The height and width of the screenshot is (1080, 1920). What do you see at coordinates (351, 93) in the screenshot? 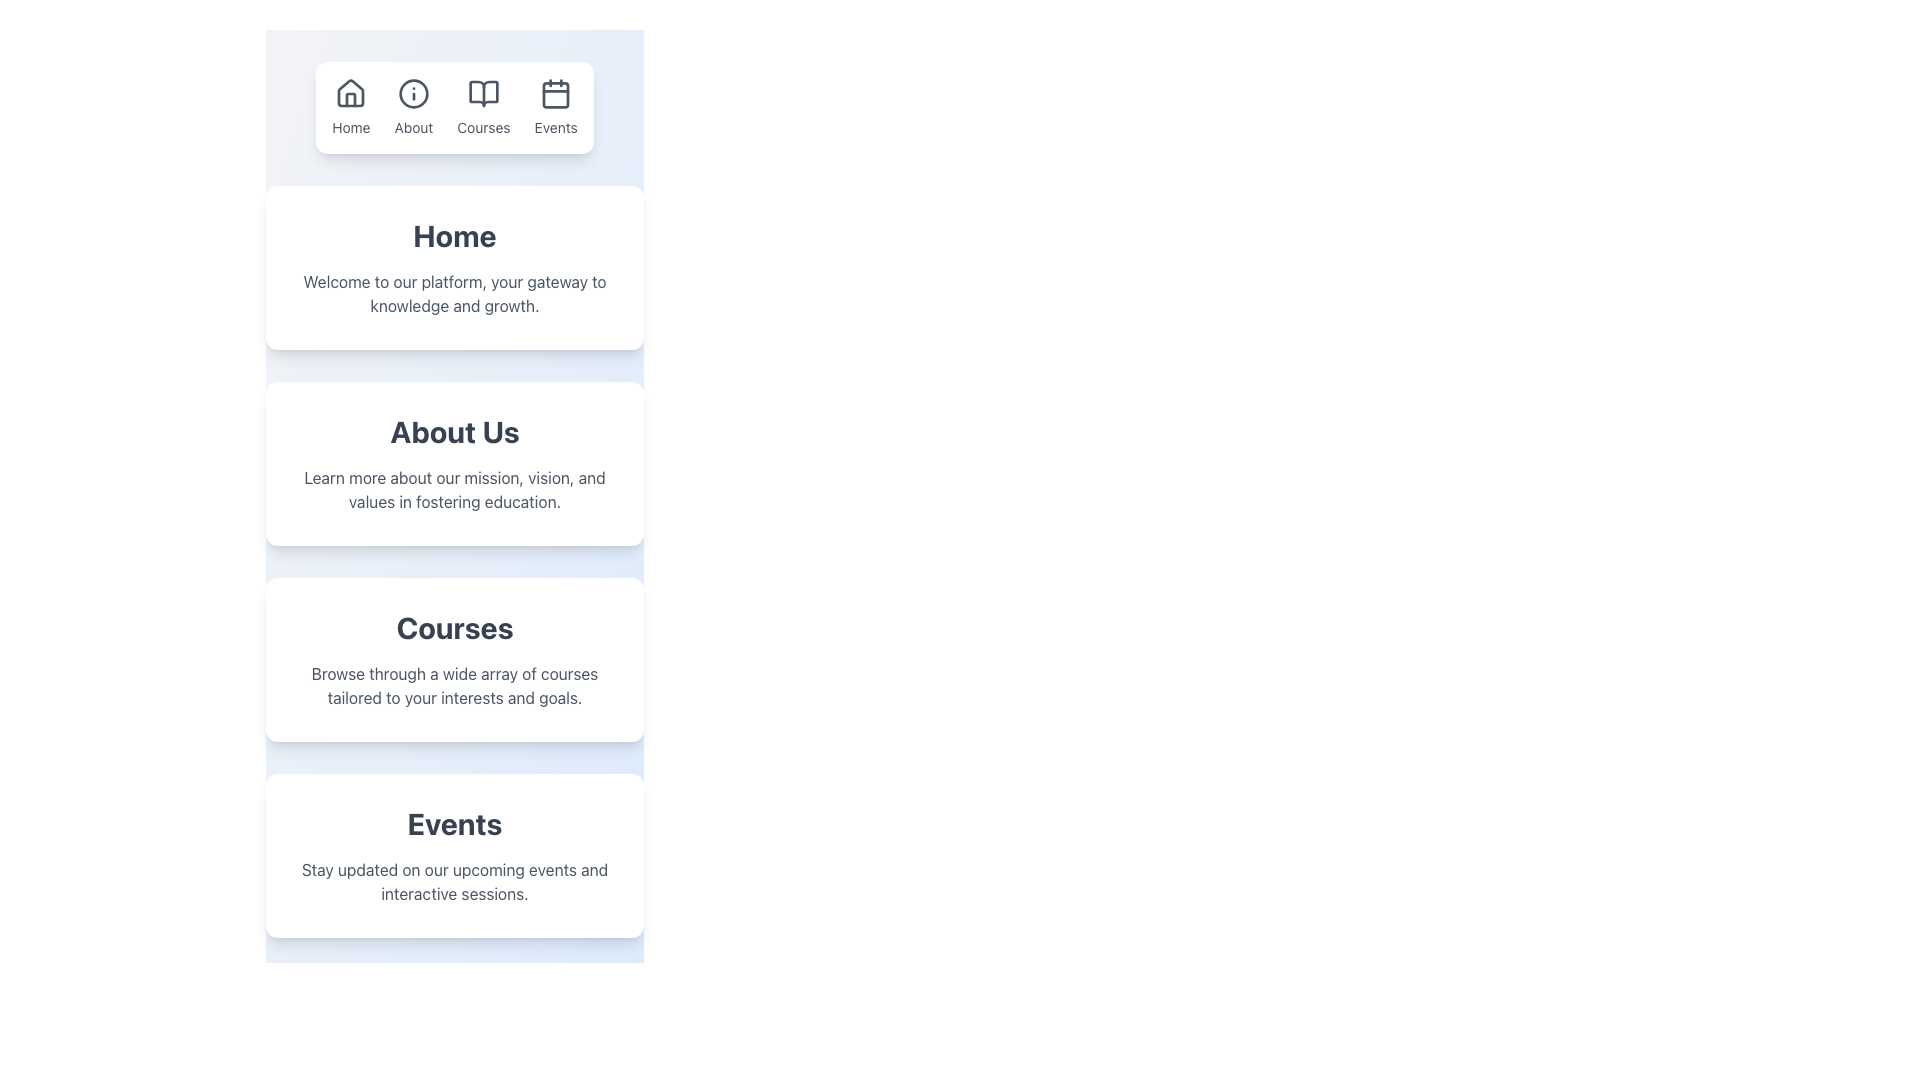
I see `the 'Home' SVG Icon located in the first position of the horizontal navigation bar` at bounding box center [351, 93].